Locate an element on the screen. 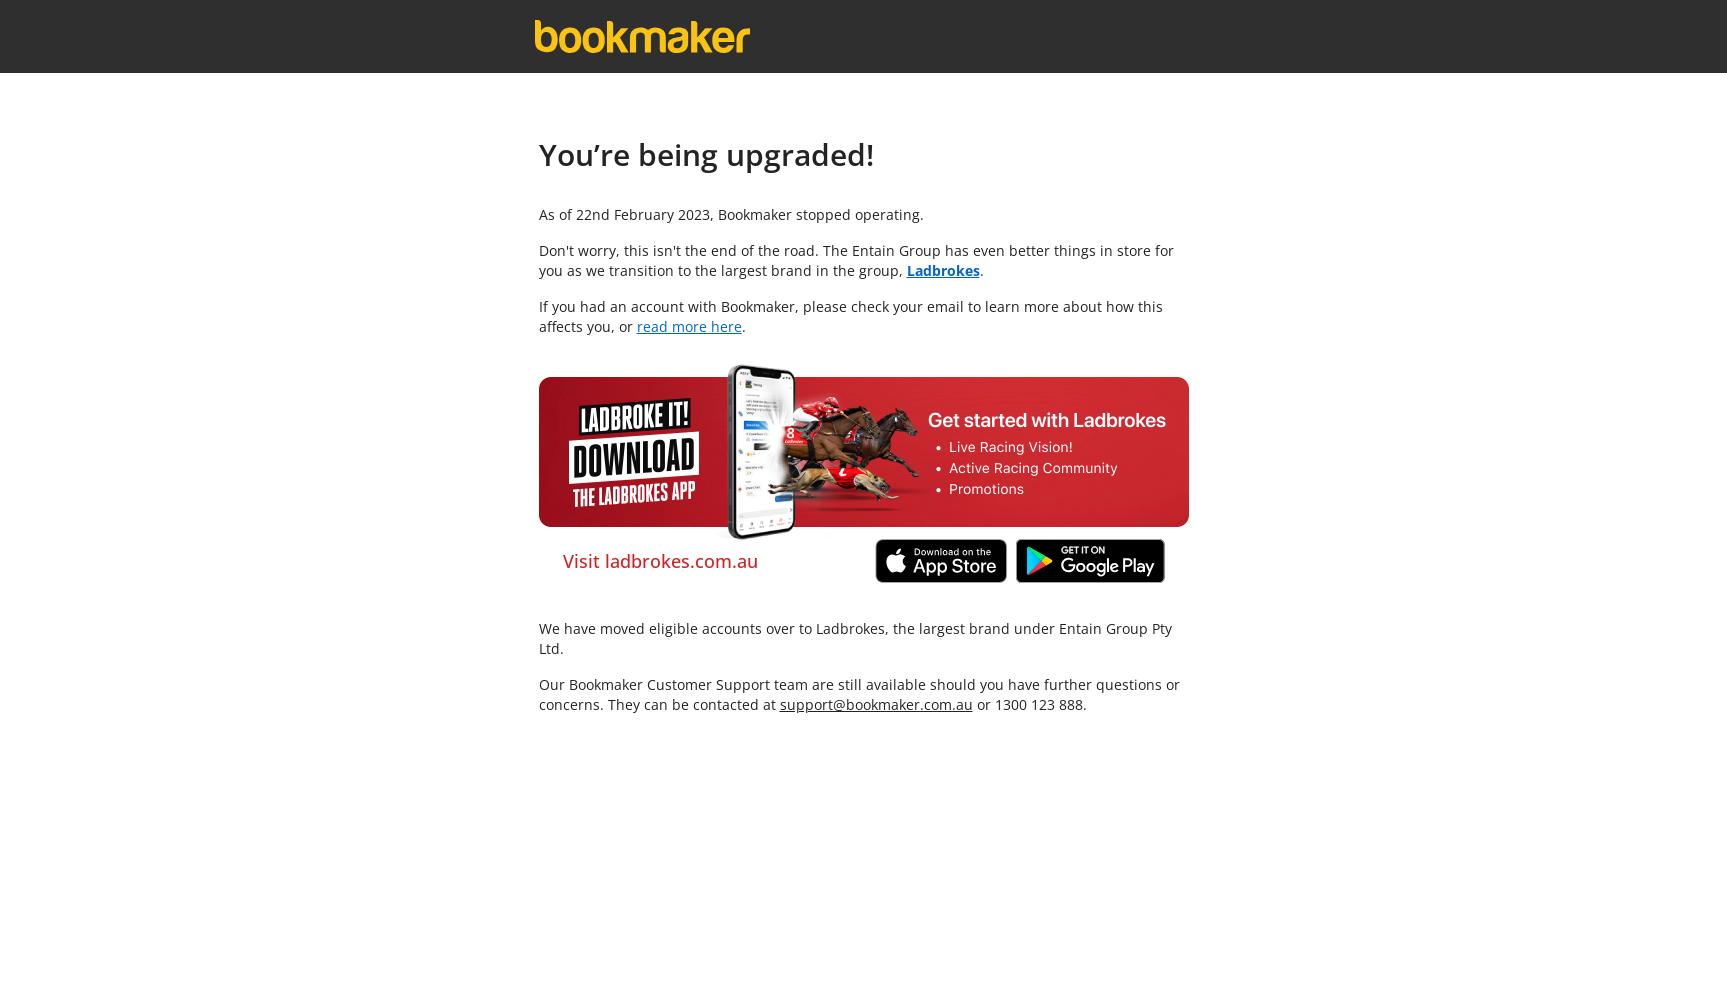  'Visit ladbrokes.com.au' is located at coordinates (659, 561).